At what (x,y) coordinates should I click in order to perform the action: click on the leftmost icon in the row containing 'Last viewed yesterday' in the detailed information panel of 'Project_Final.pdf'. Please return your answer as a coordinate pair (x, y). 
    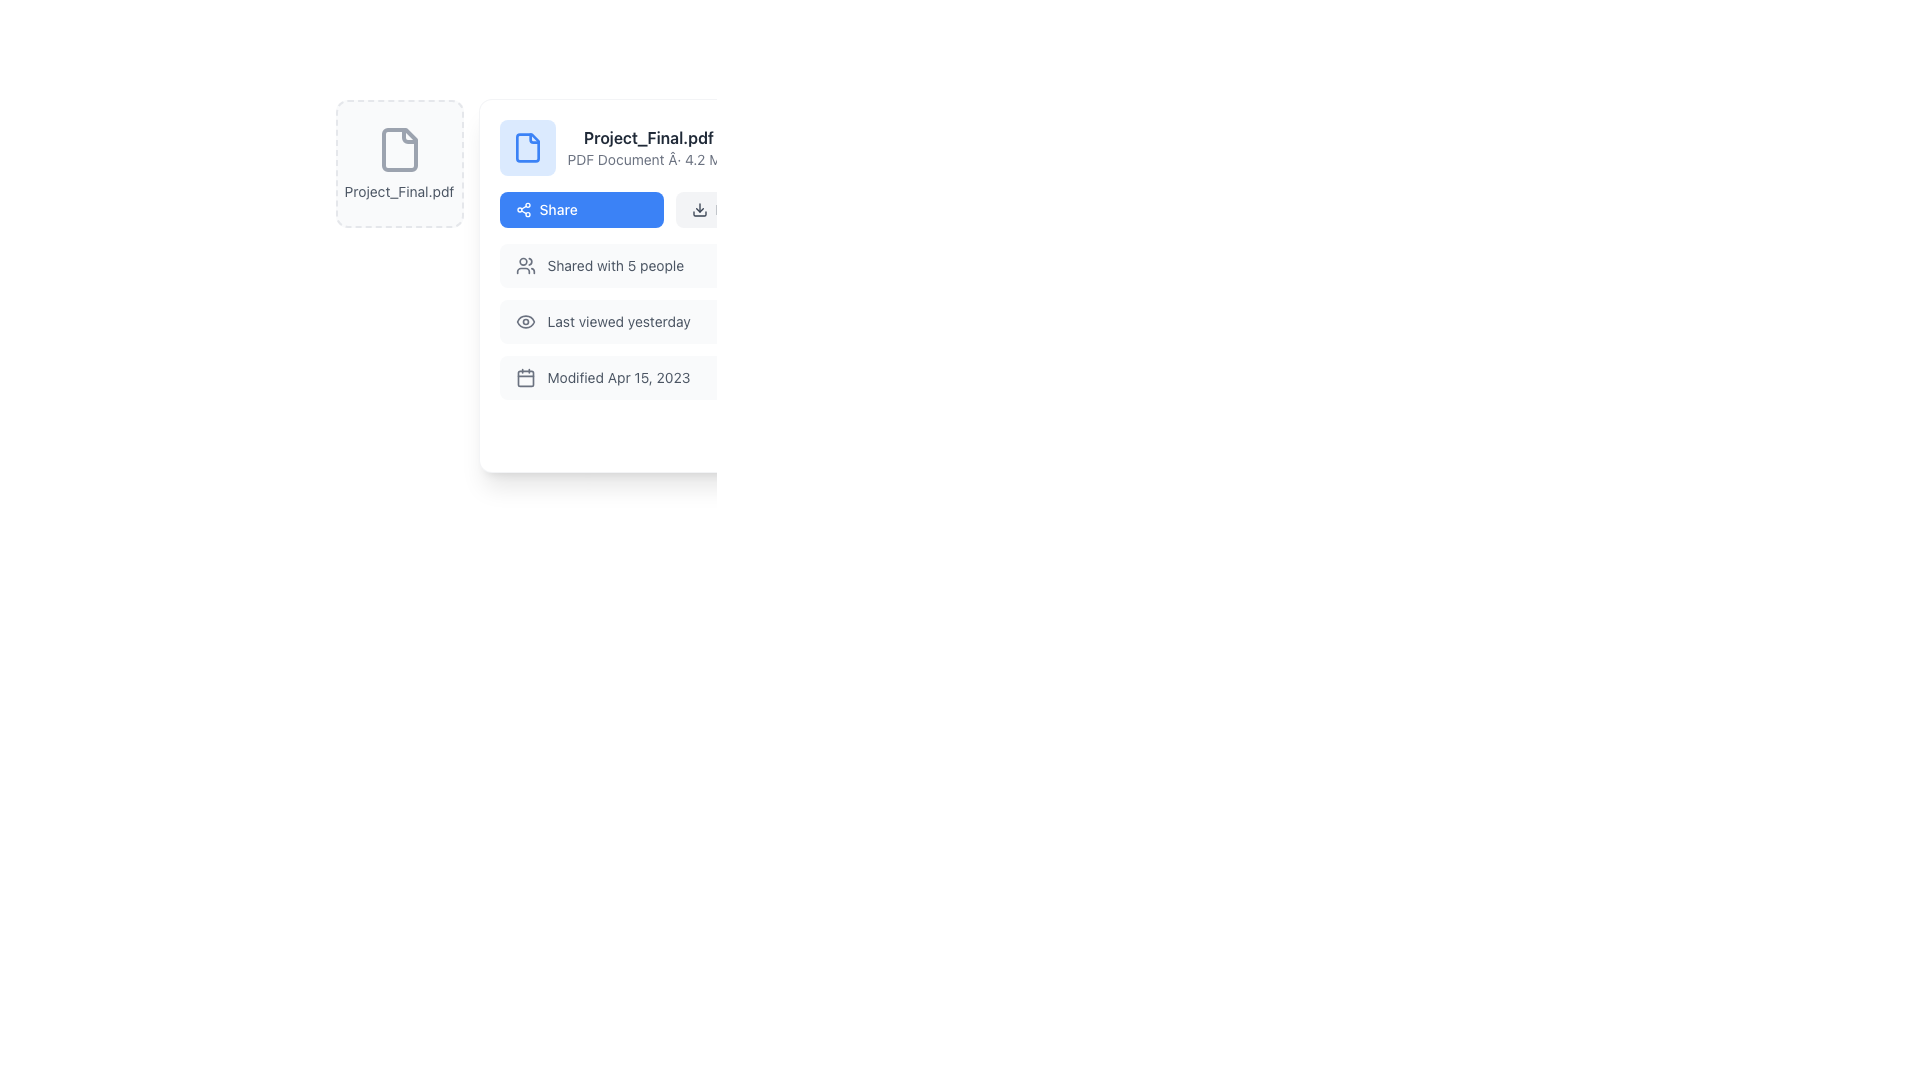
    Looking at the image, I should click on (525, 320).